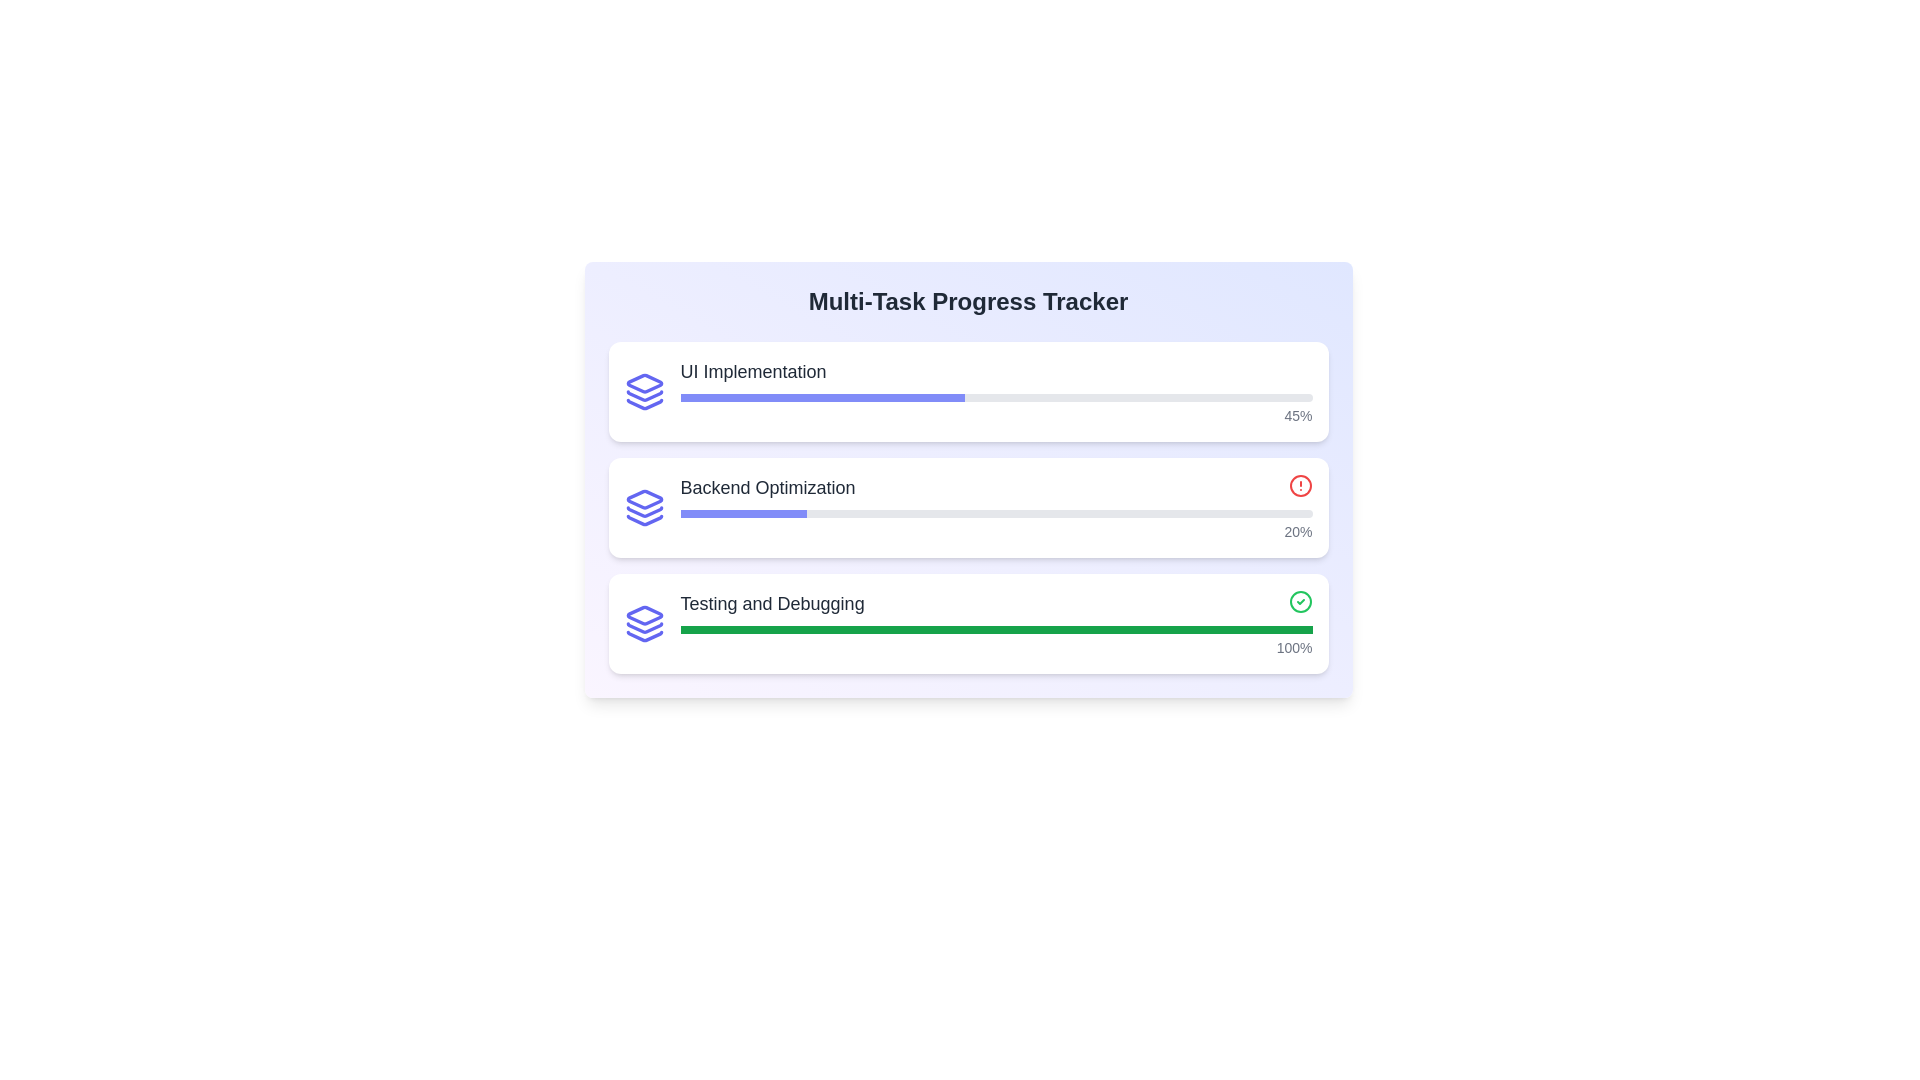  What do you see at coordinates (1300, 600) in the screenshot?
I see `green-colored circular outline with a checkmark inside, located in the last progress bar section labeled 'Testing and Debugging'` at bounding box center [1300, 600].